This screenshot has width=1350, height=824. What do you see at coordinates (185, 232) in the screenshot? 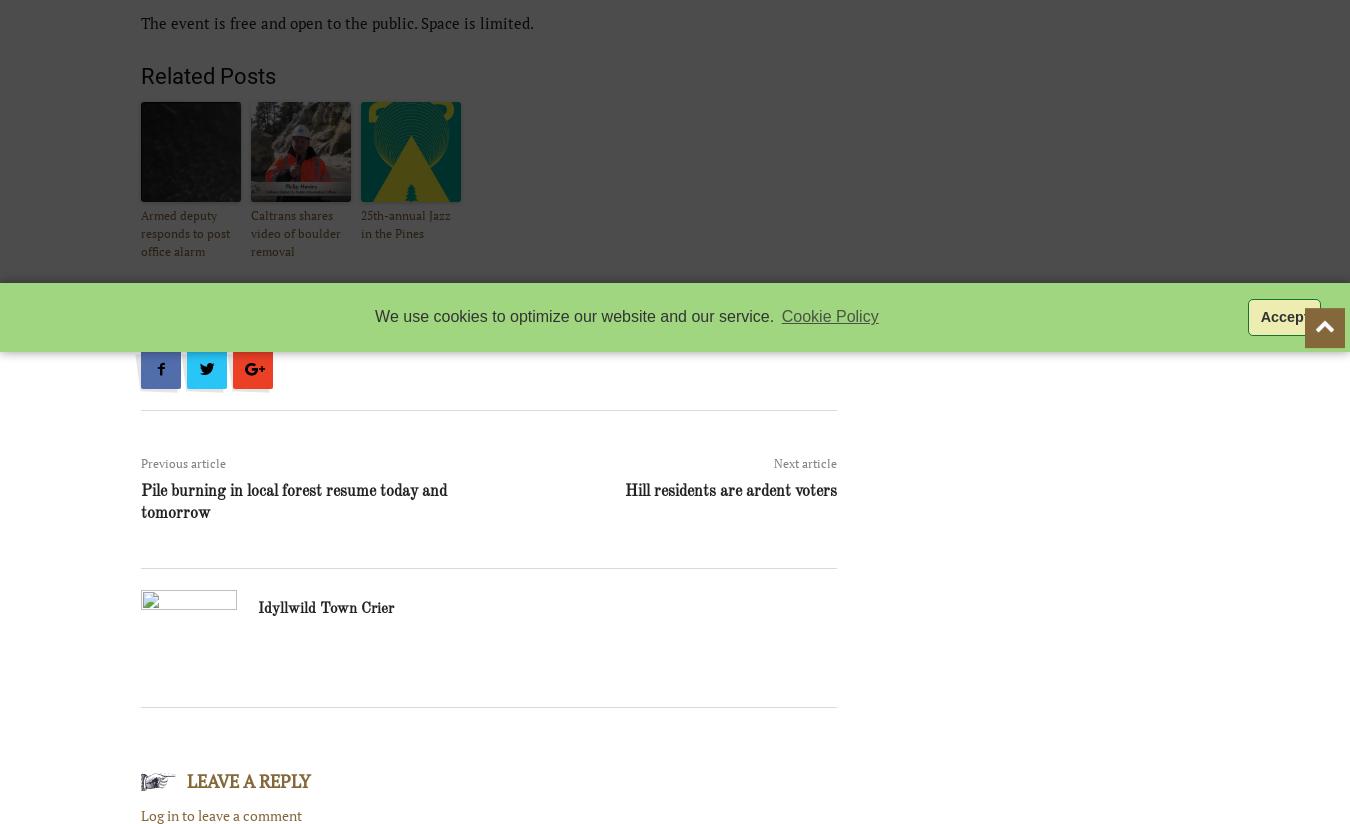
I see `'Armed deputy responds to post office alarm'` at bounding box center [185, 232].